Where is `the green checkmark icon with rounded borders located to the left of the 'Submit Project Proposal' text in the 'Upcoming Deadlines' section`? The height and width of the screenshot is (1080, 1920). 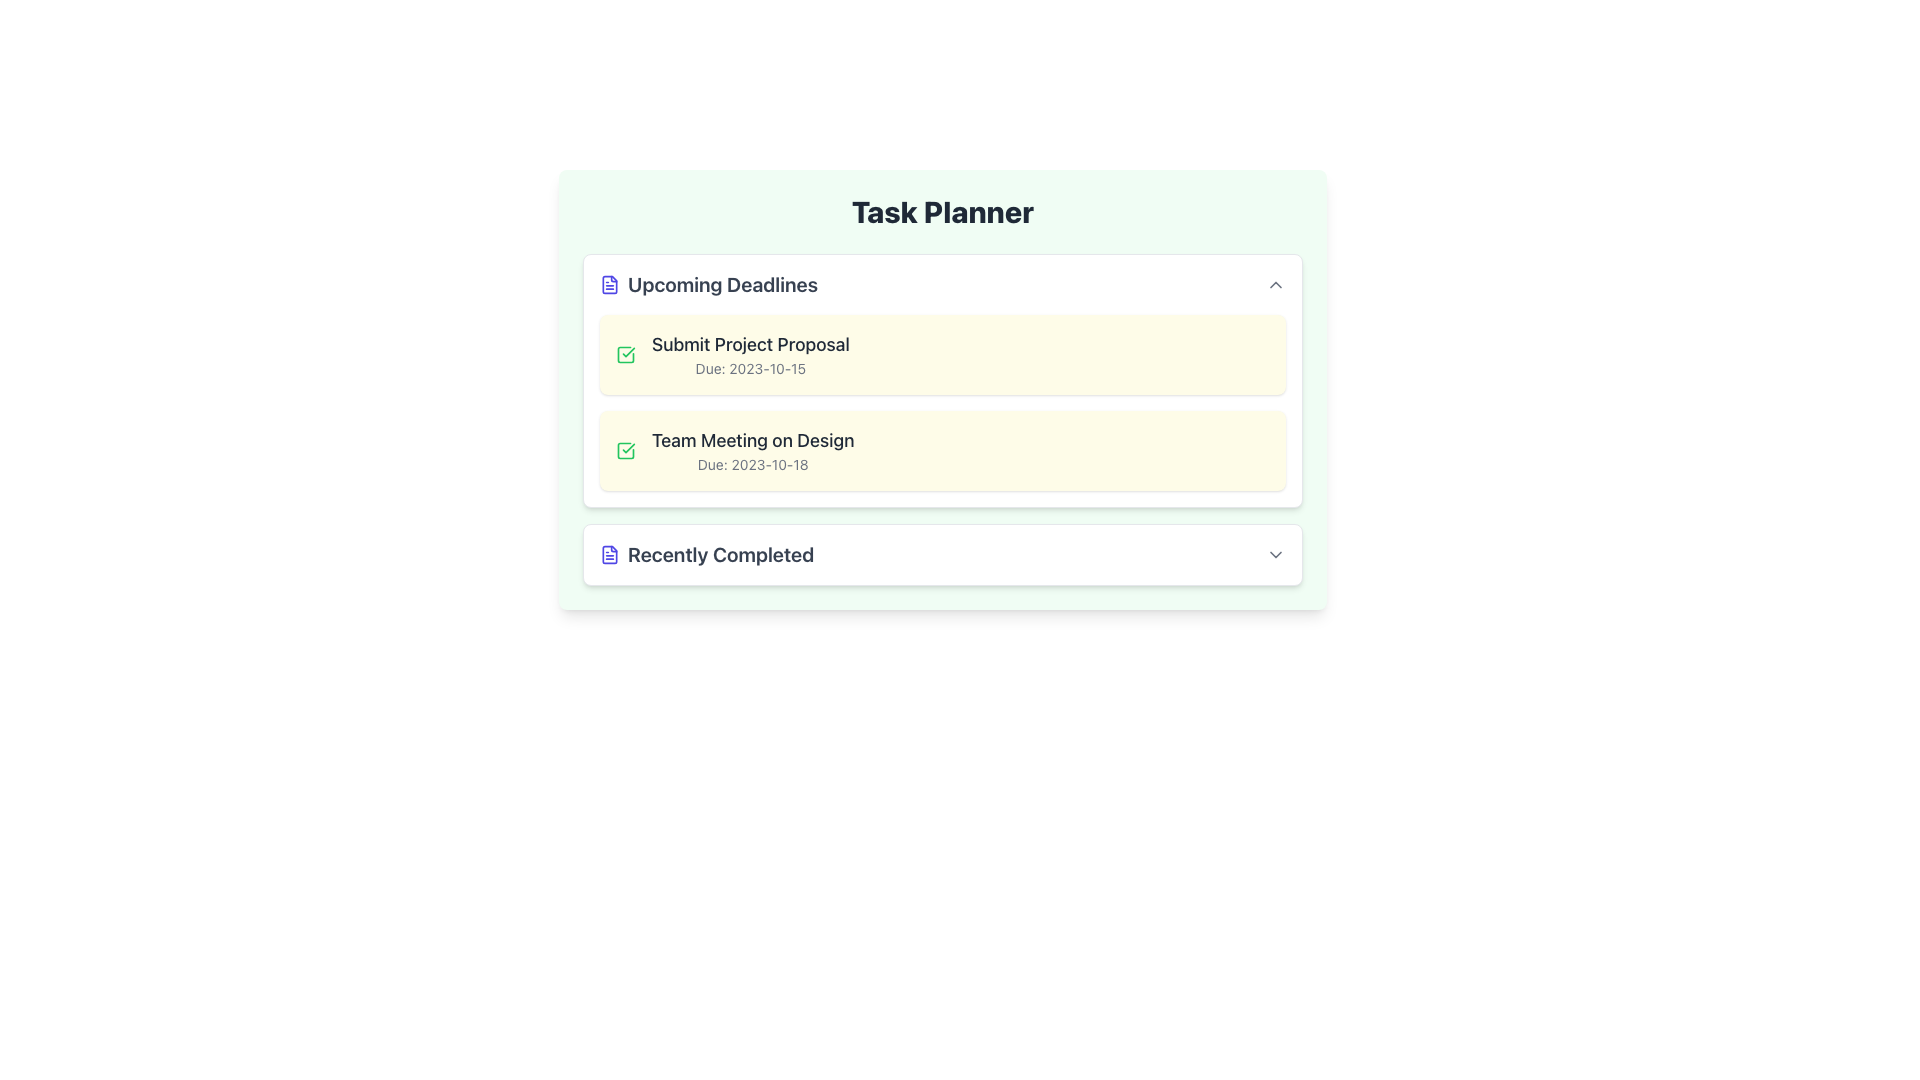
the green checkmark icon with rounded borders located to the left of the 'Submit Project Proposal' text in the 'Upcoming Deadlines' section is located at coordinates (624, 353).